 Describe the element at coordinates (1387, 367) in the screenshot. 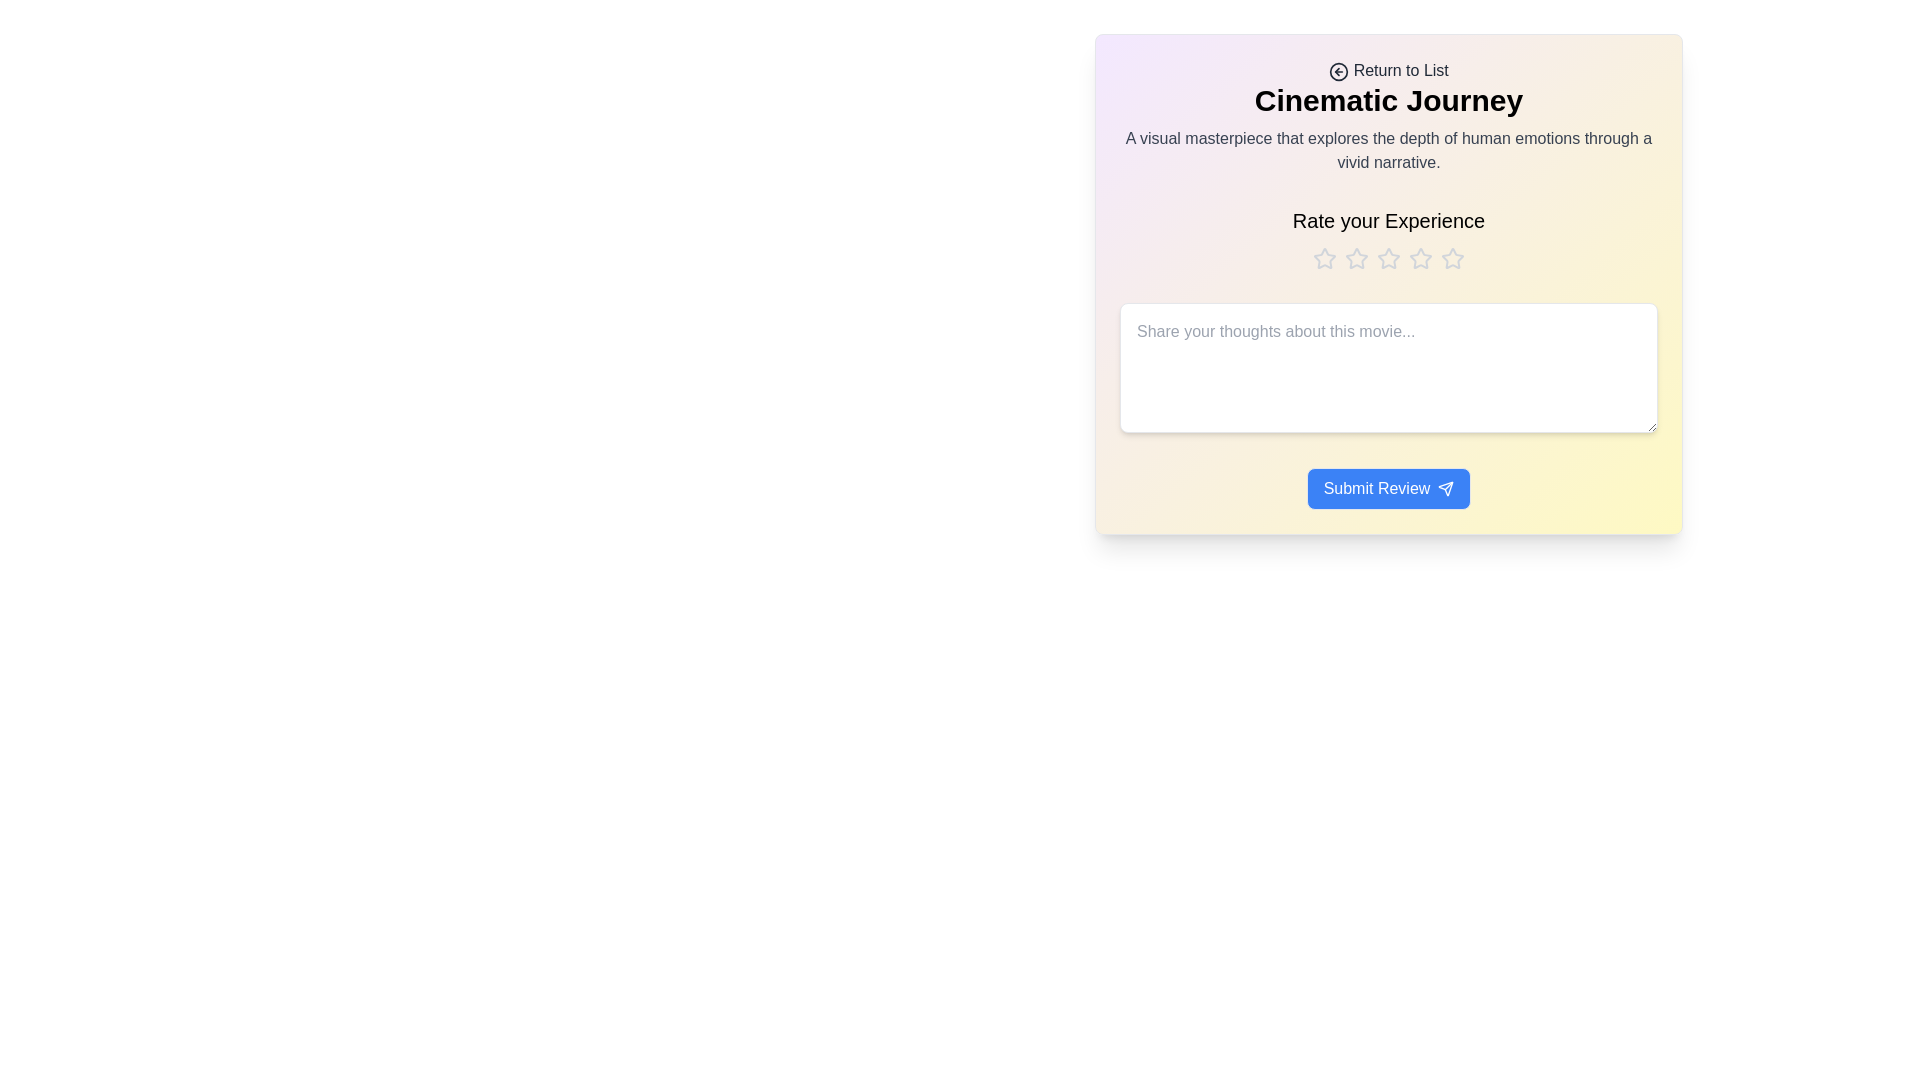

I see `the multi-line text input field that contains the placeholder text 'Share your thoughts about this movie...' by tabbing to it` at that location.